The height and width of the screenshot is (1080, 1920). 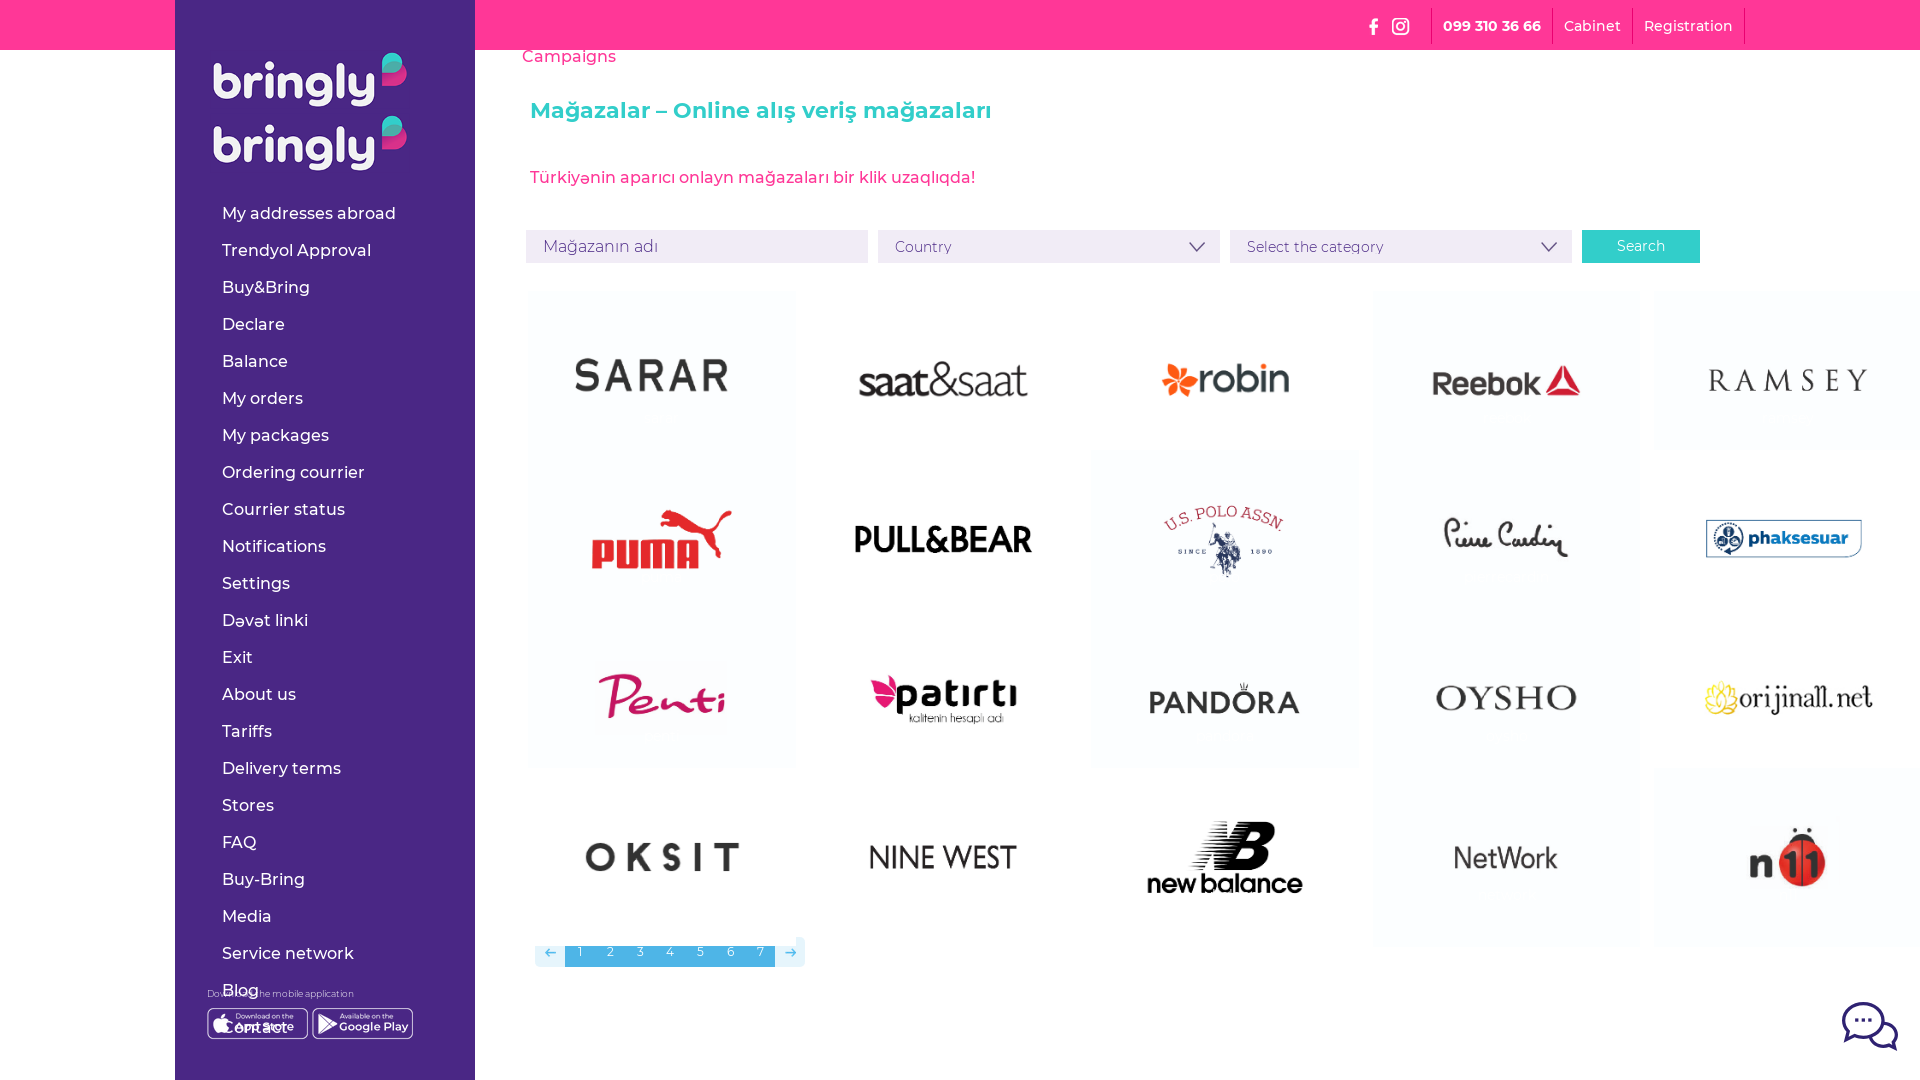 I want to click on 'Contact', so click(x=221, y=1027).